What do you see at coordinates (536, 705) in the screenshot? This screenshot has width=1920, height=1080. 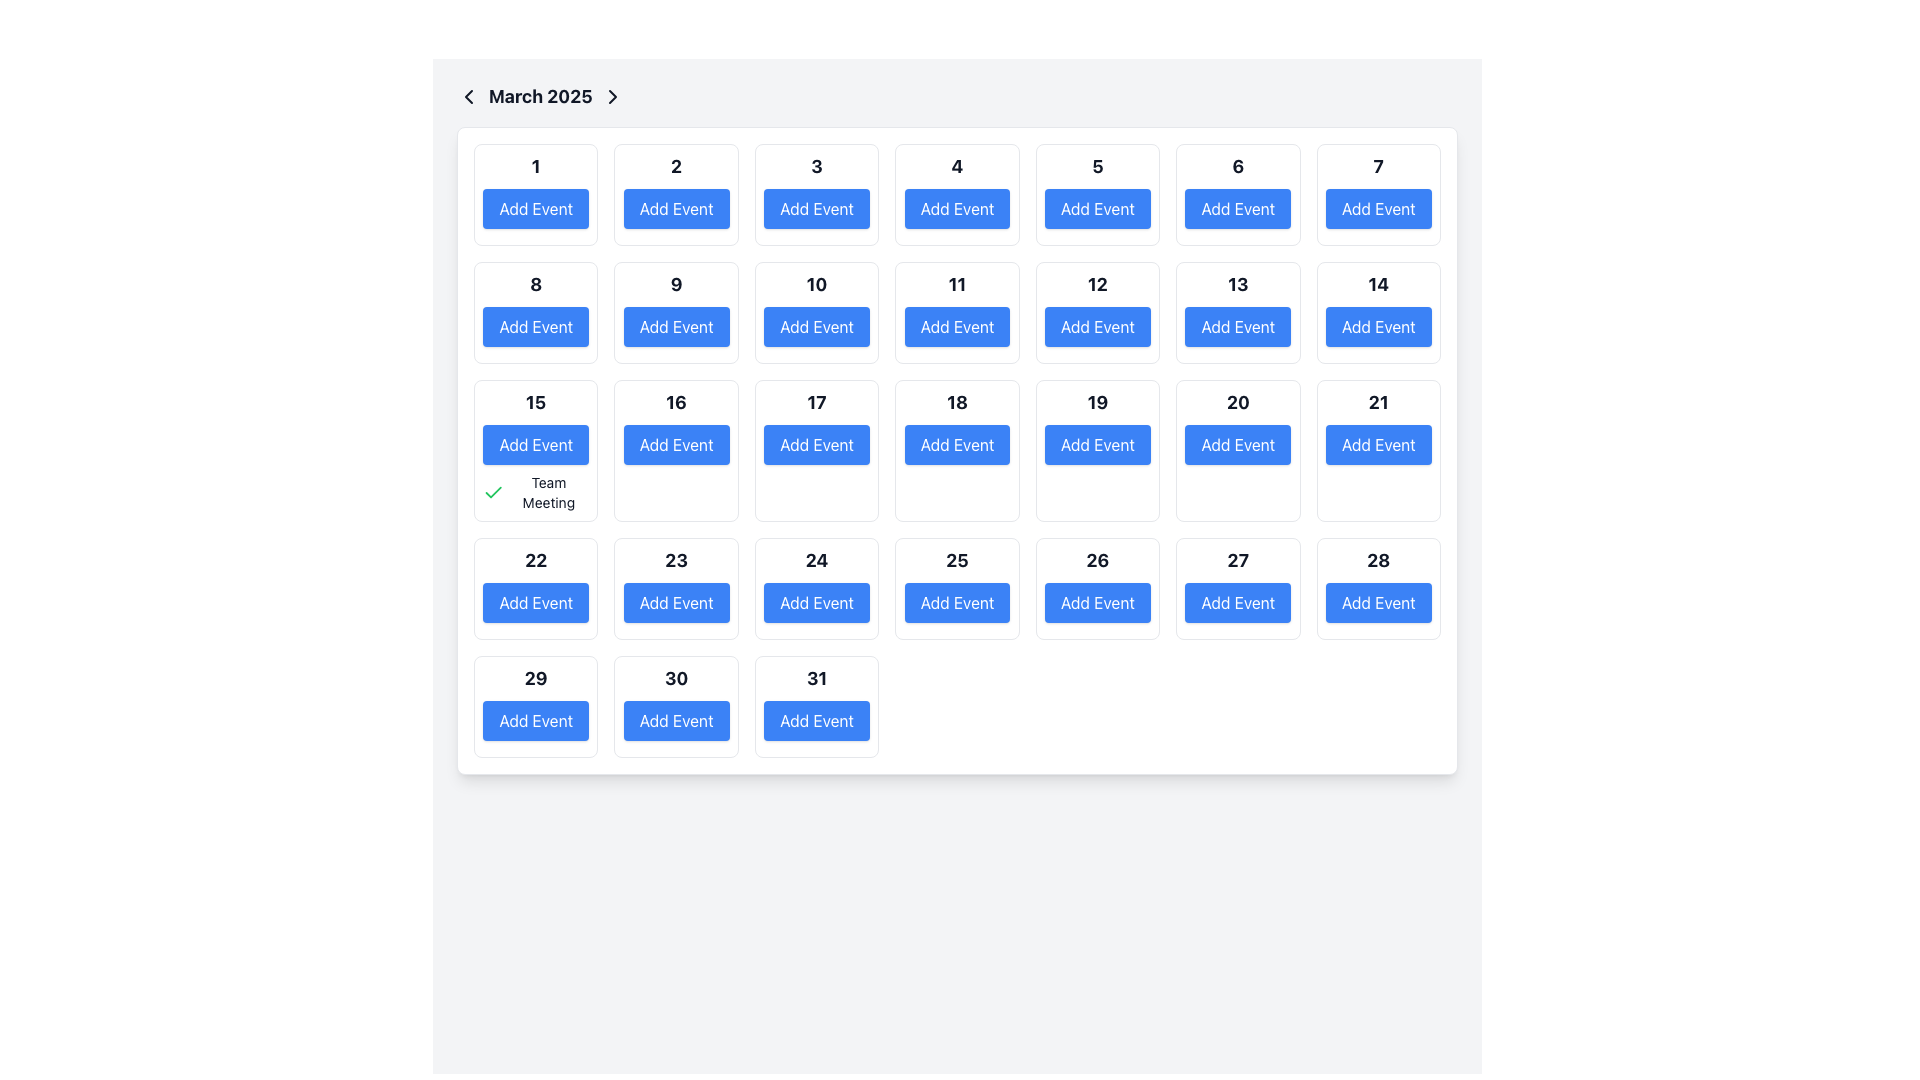 I see `the Interactive calendar date slot for the 29th day, which contains the button labeled 'Add Event'` at bounding box center [536, 705].